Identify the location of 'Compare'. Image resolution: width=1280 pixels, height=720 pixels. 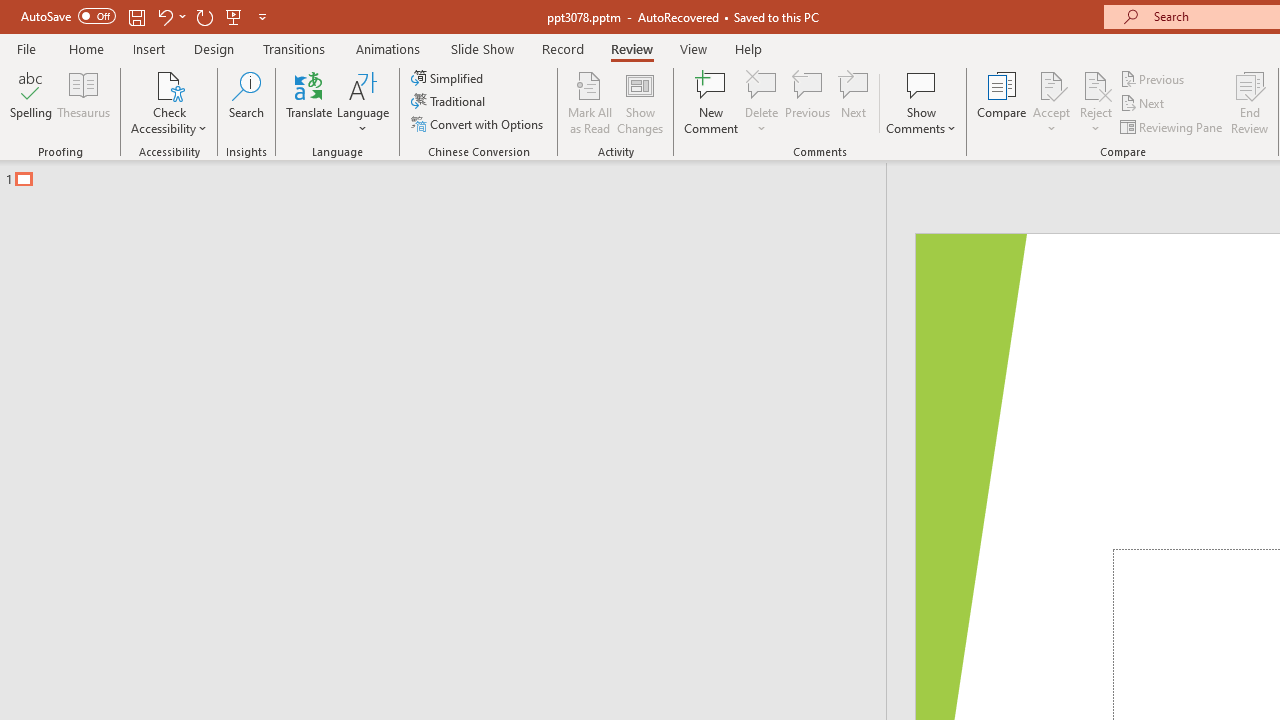
(1002, 103).